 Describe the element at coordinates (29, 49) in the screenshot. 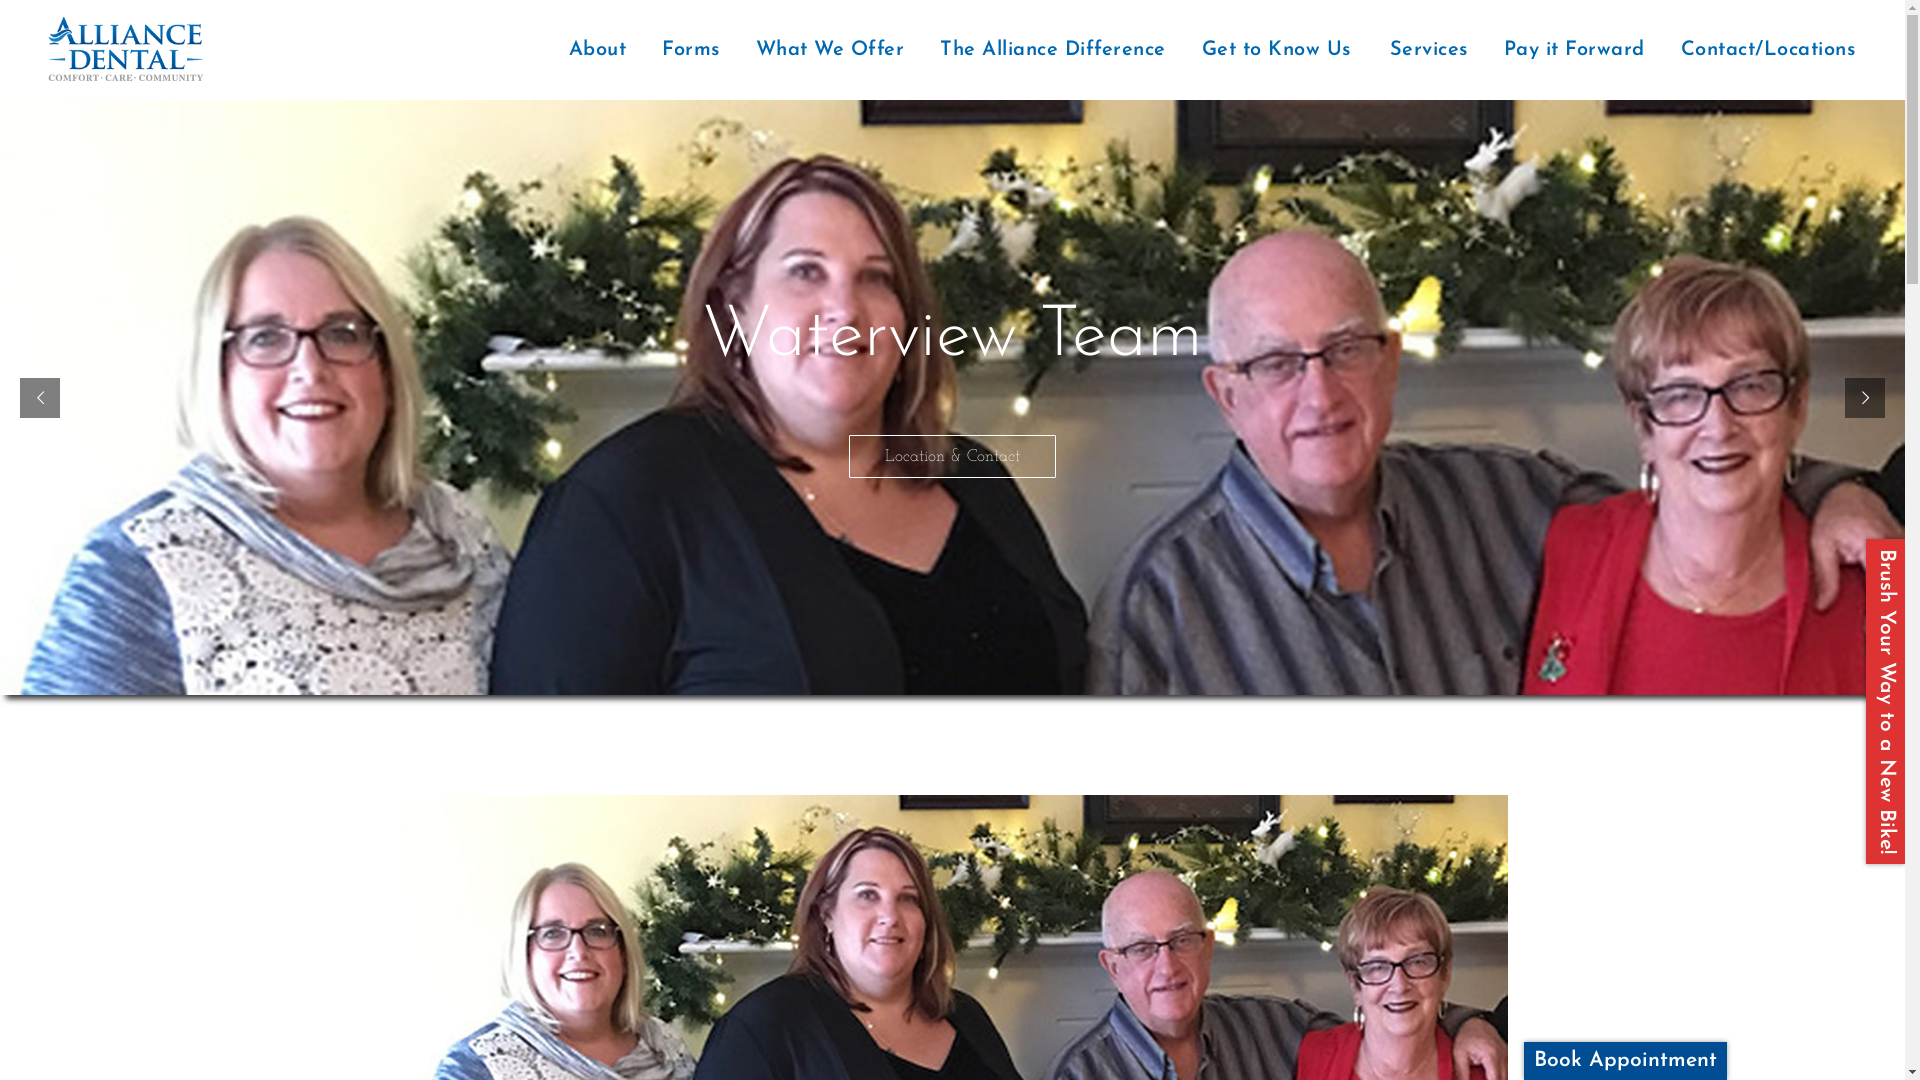

I see `'Alliance Dental'` at that location.